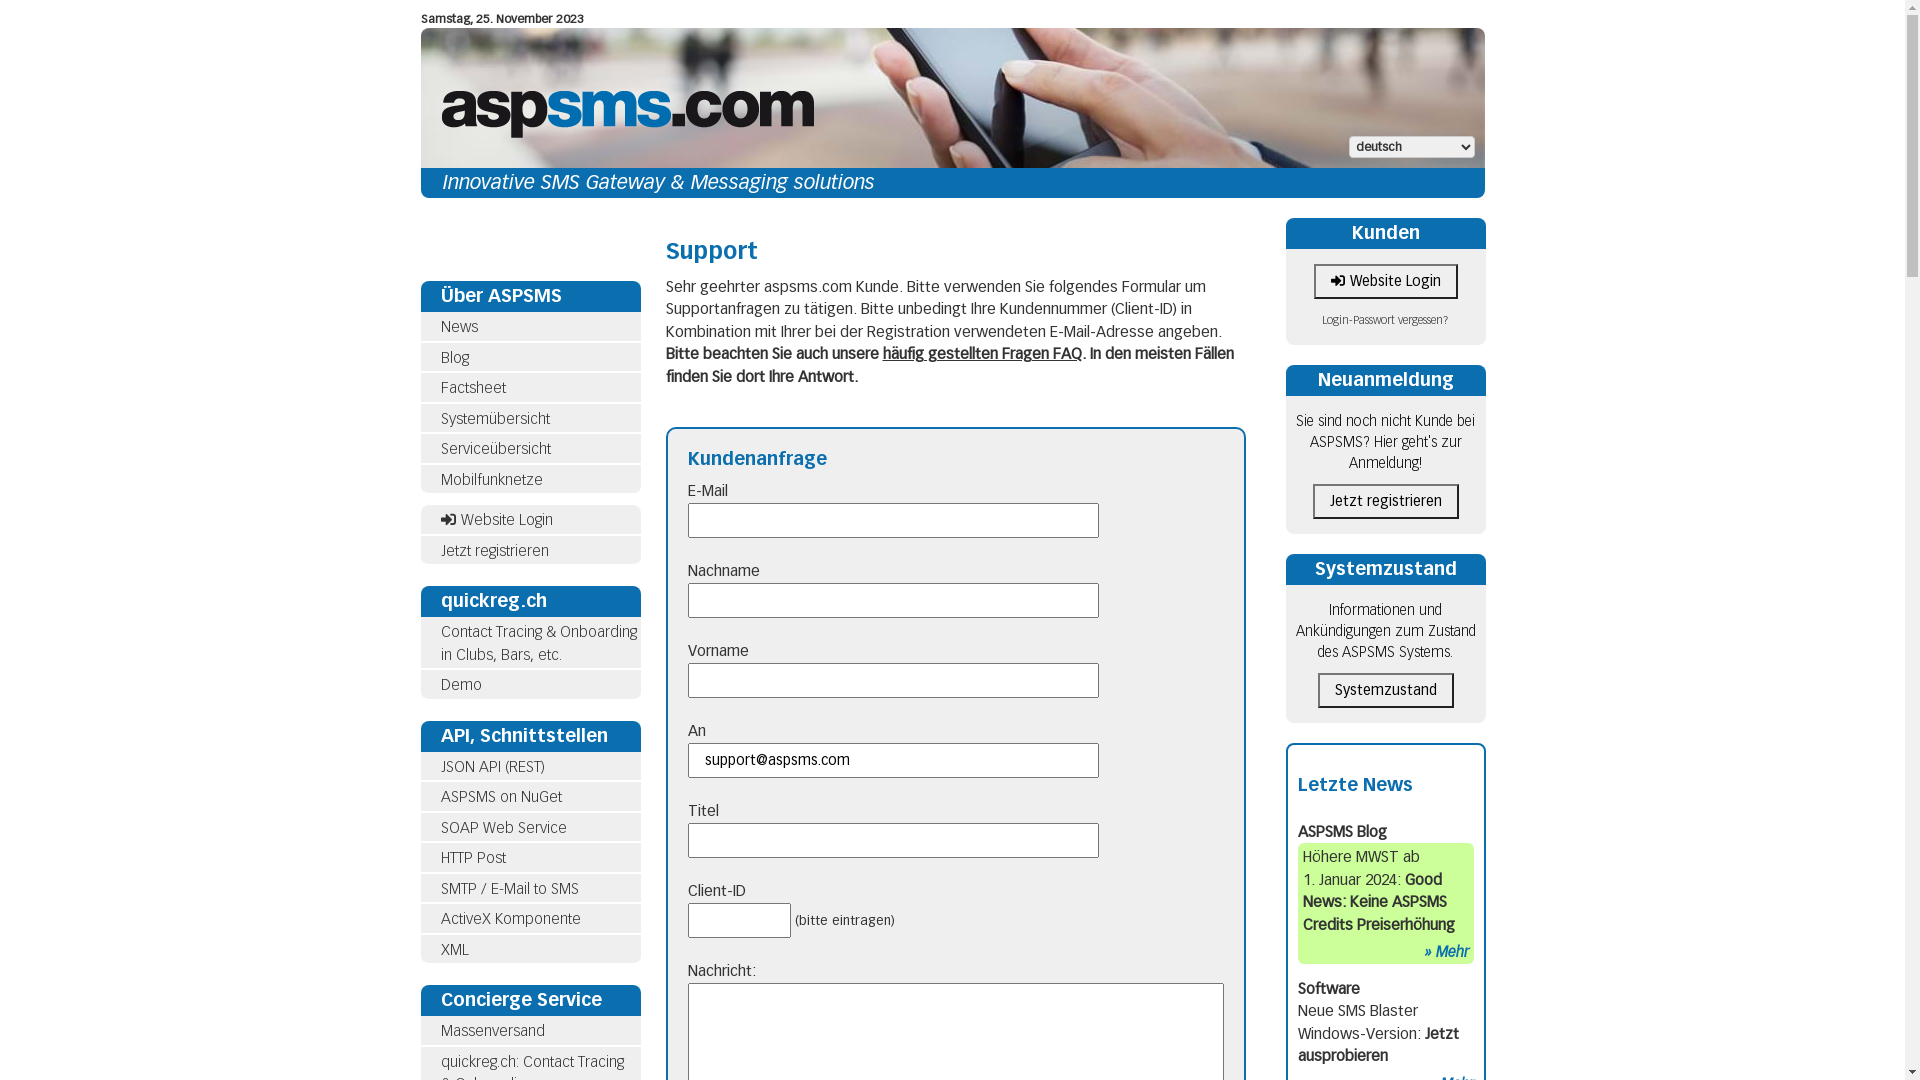  What do you see at coordinates (439, 796) in the screenshot?
I see `'ASPSMS on NuGet'` at bounding box center [439, 796].